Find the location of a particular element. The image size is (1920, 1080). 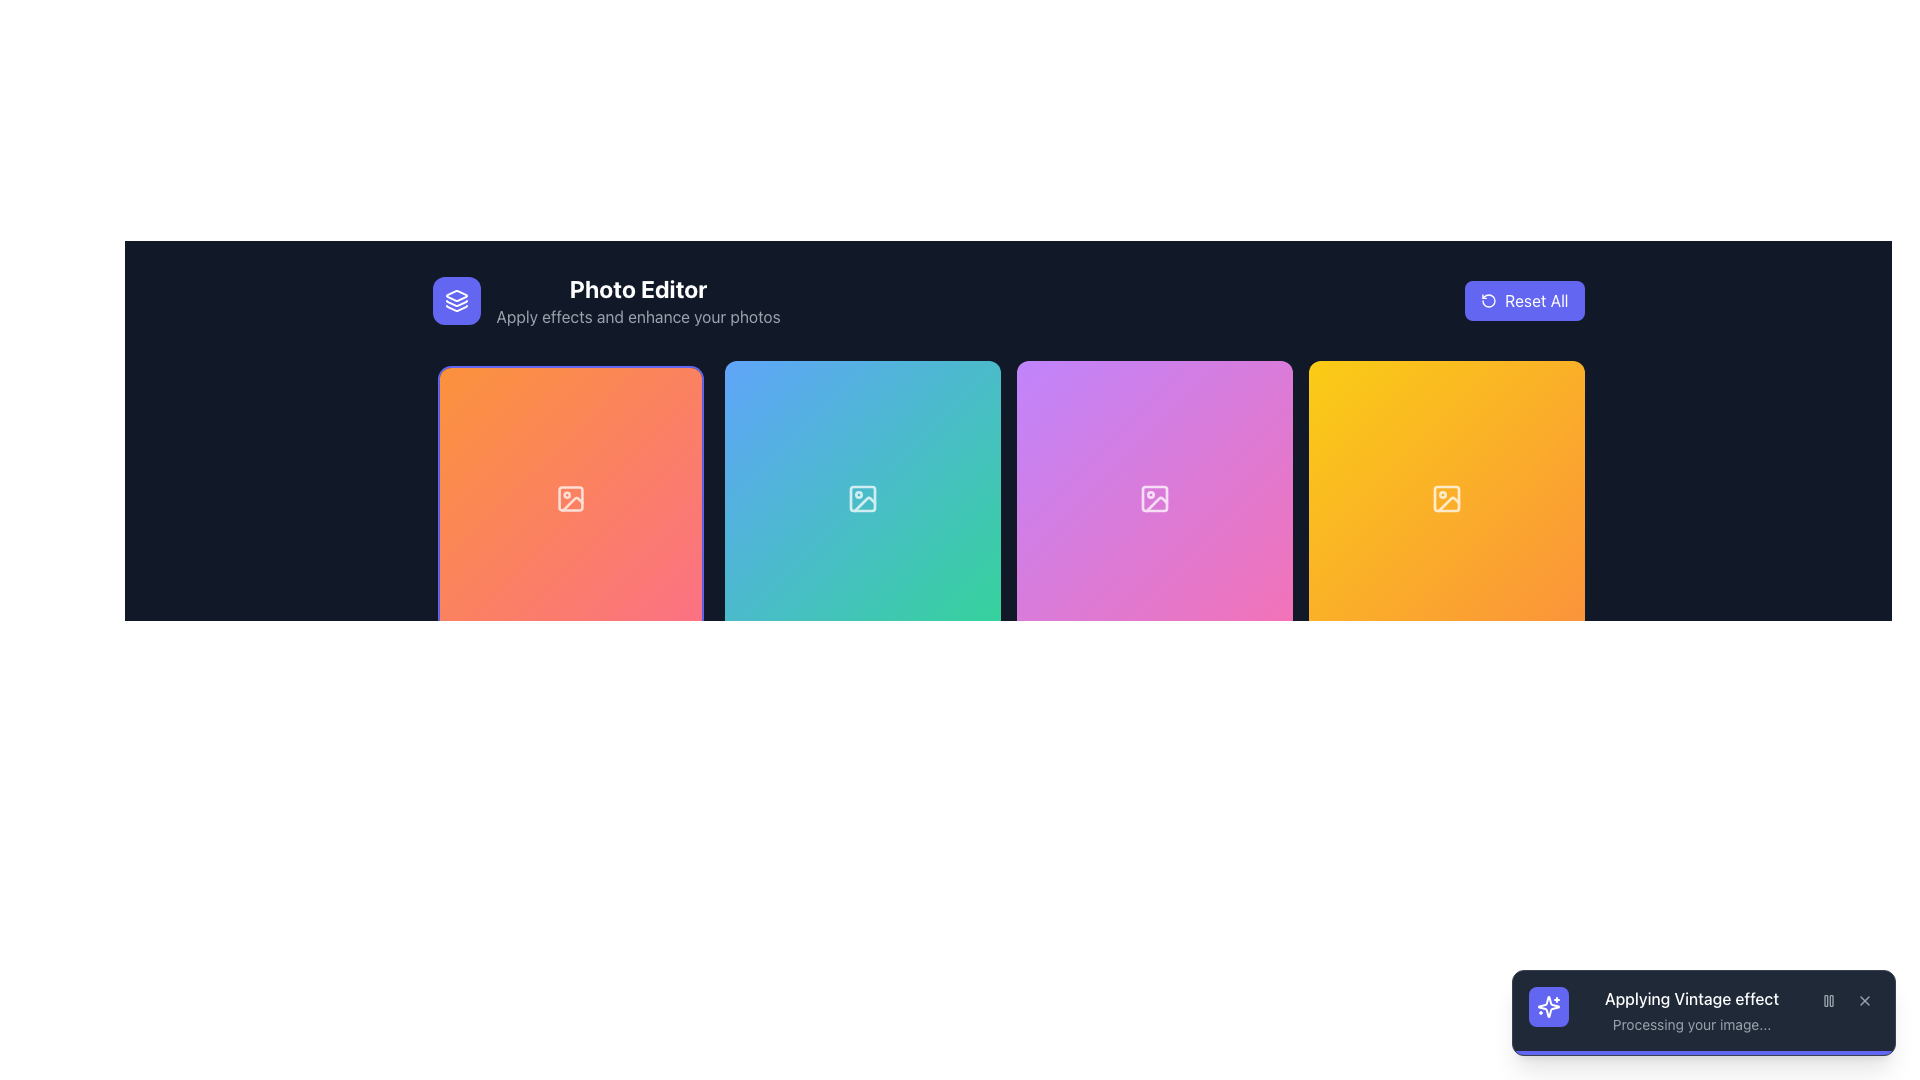

the fourth selectable card in the grid layout, which has a gradient background from yellow to orange and contains a centered white image placeholder icon is located at coordinates (1446, 497).